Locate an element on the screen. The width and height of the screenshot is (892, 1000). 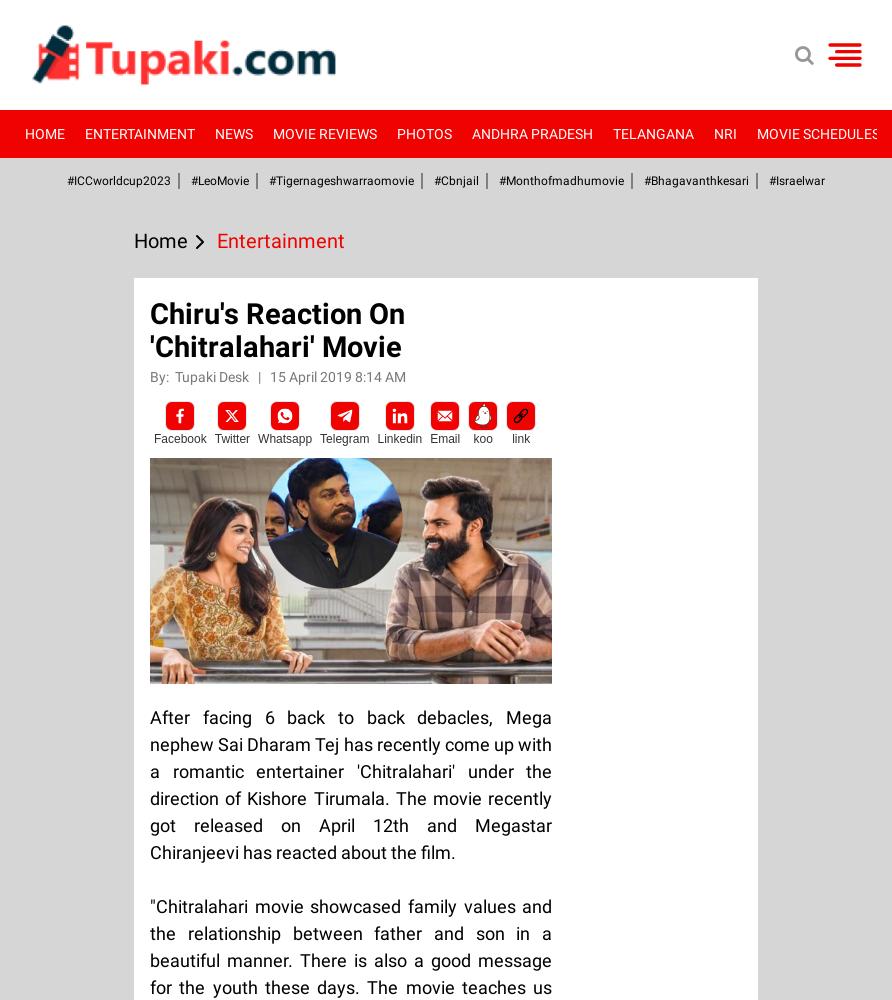
'Tupaki Desk' is located at coordinates (212, 377).